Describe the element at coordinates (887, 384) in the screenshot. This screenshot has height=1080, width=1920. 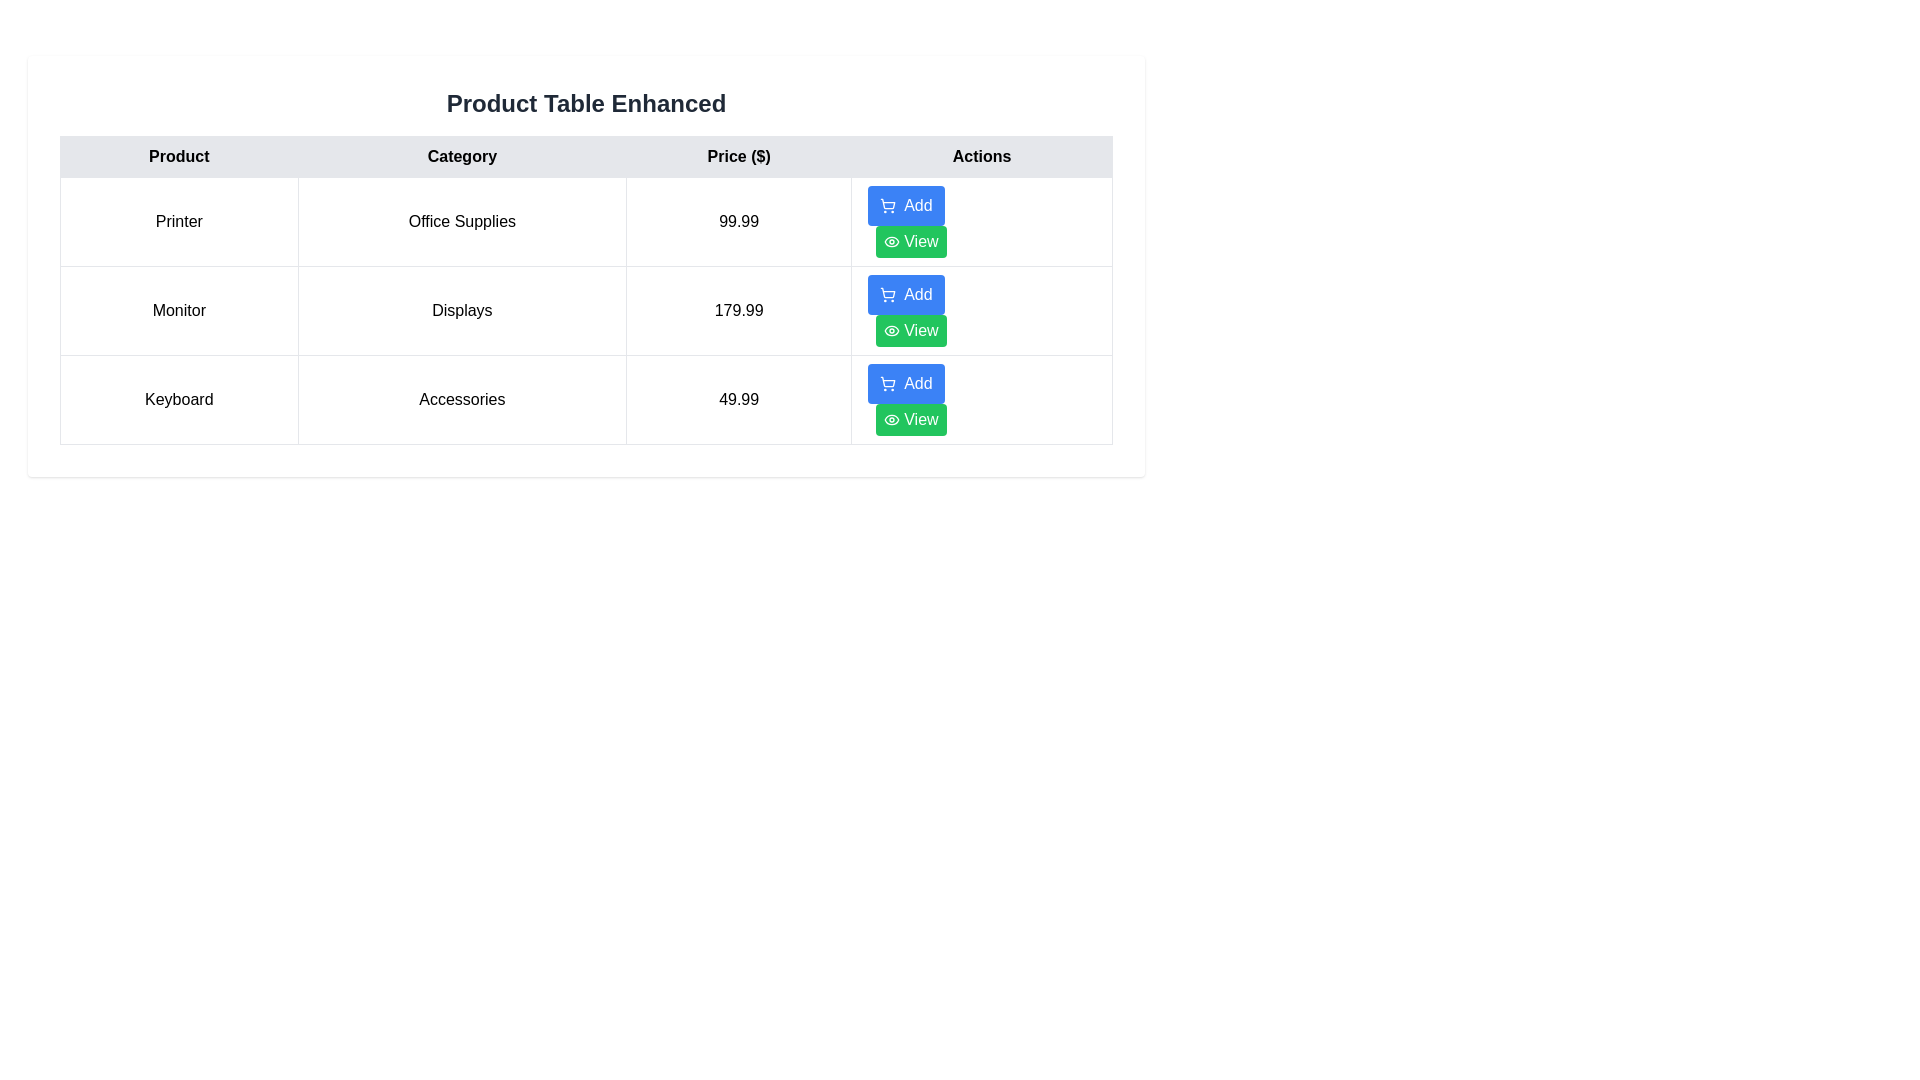
I see `the 'Add' button containing the shopping cart icon, which is styled with a blue outline and is positioned` at that location.